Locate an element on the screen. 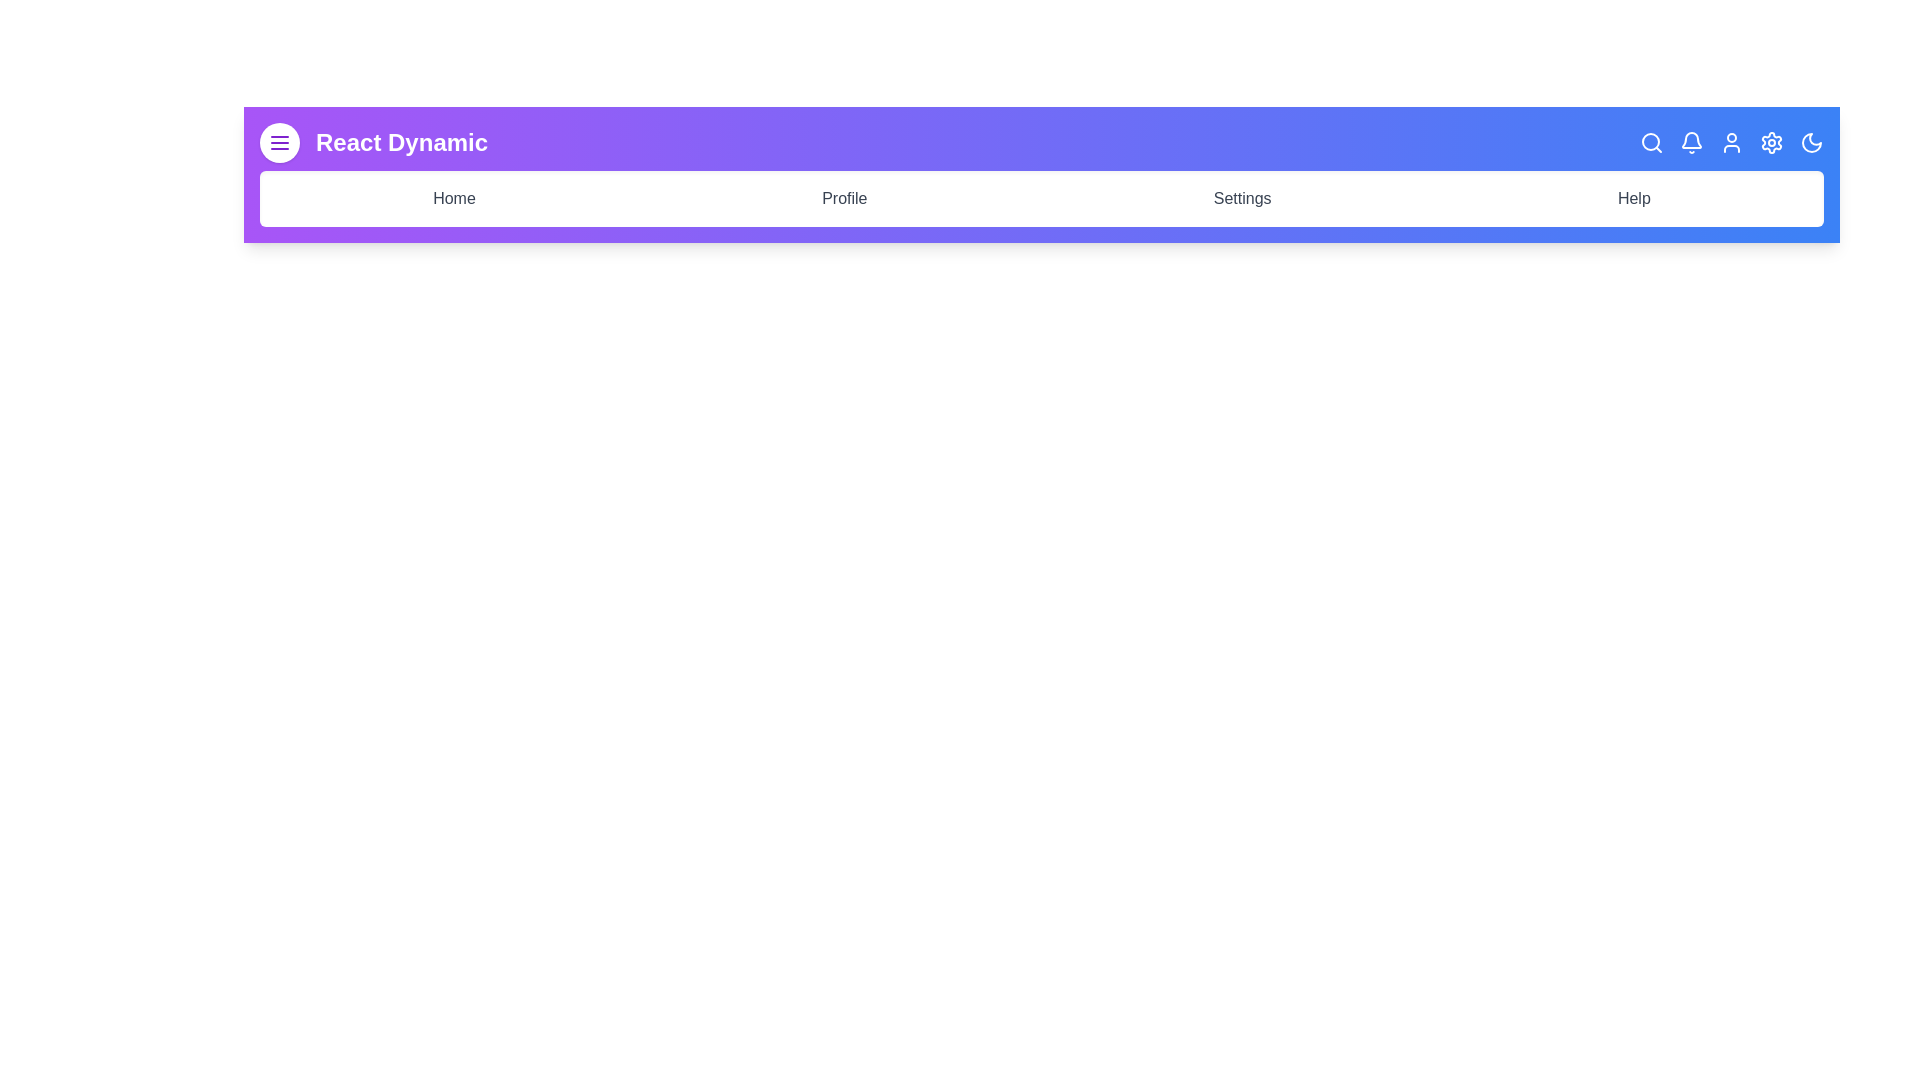  the Bell icon in the app bar is located at coordinates (1690, 141).